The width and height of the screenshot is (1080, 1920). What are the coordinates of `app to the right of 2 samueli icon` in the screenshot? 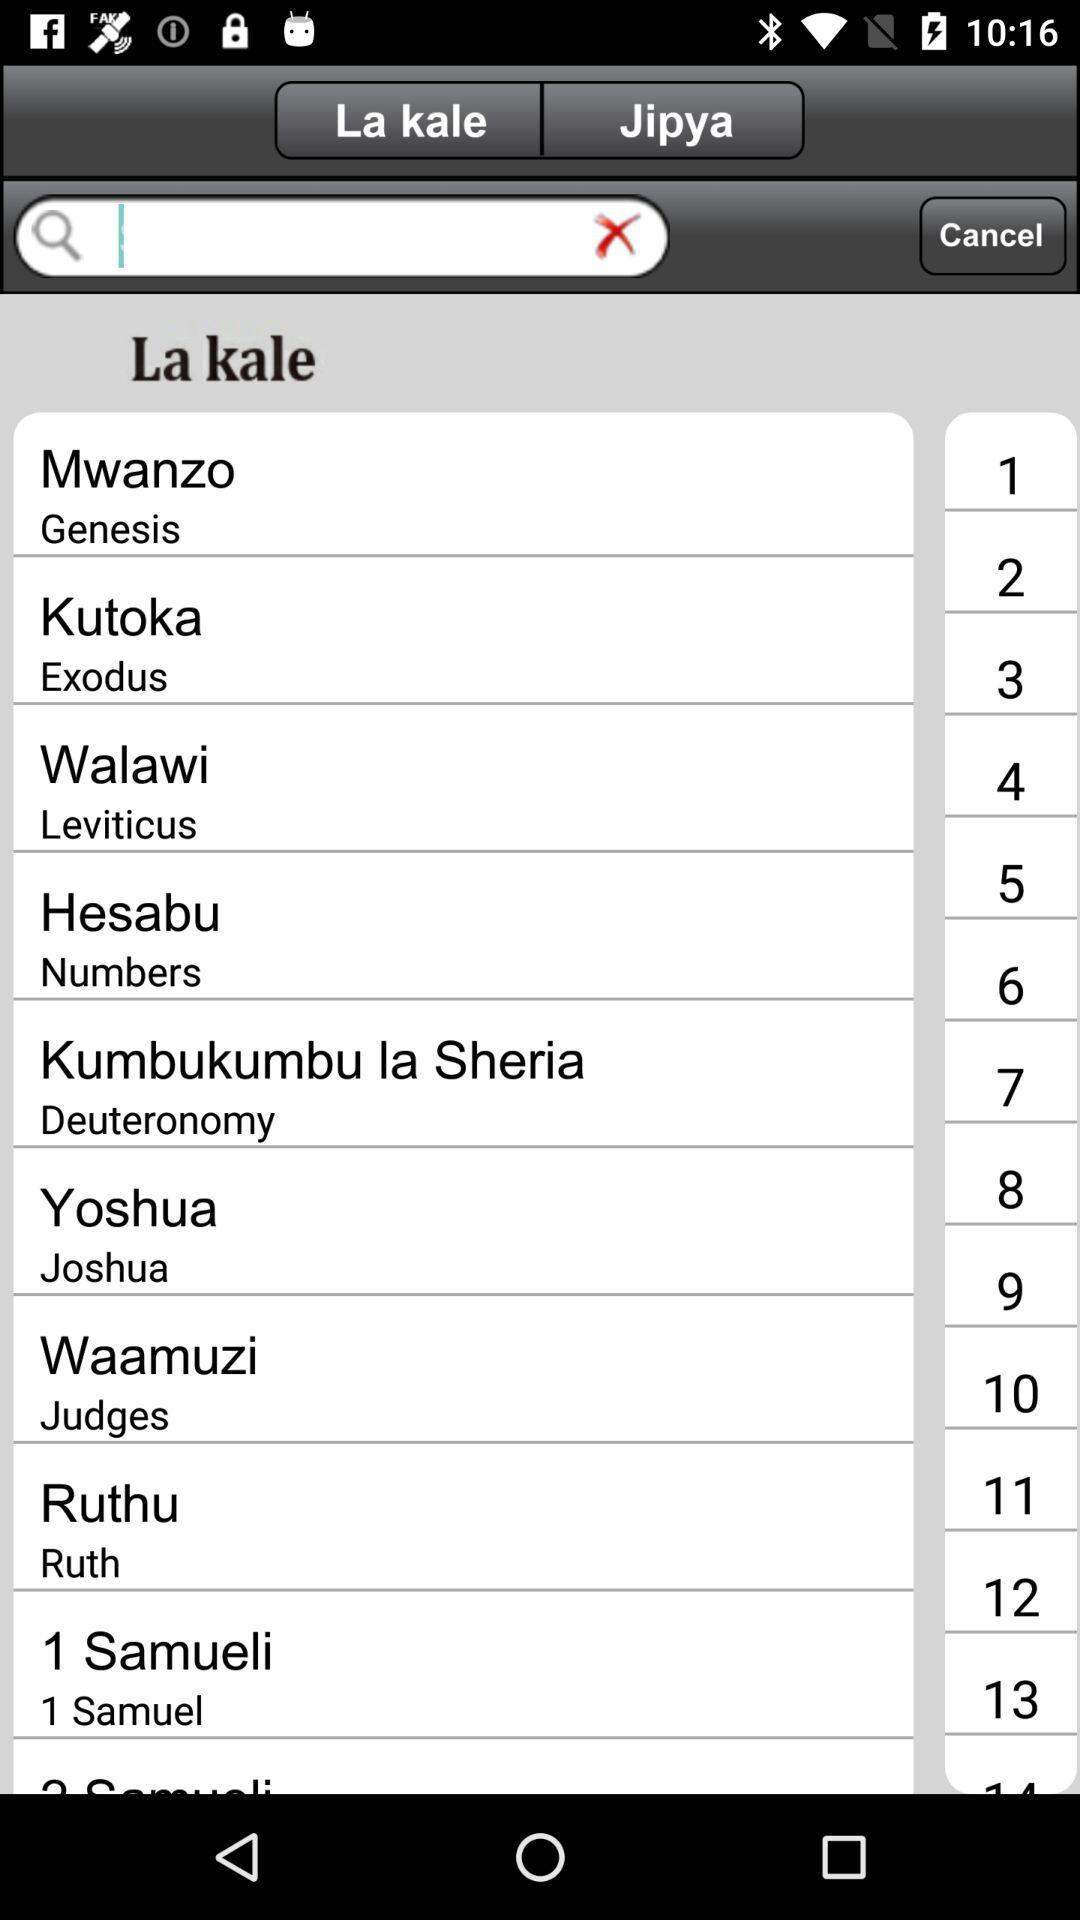 It's located at (1010, 1779).